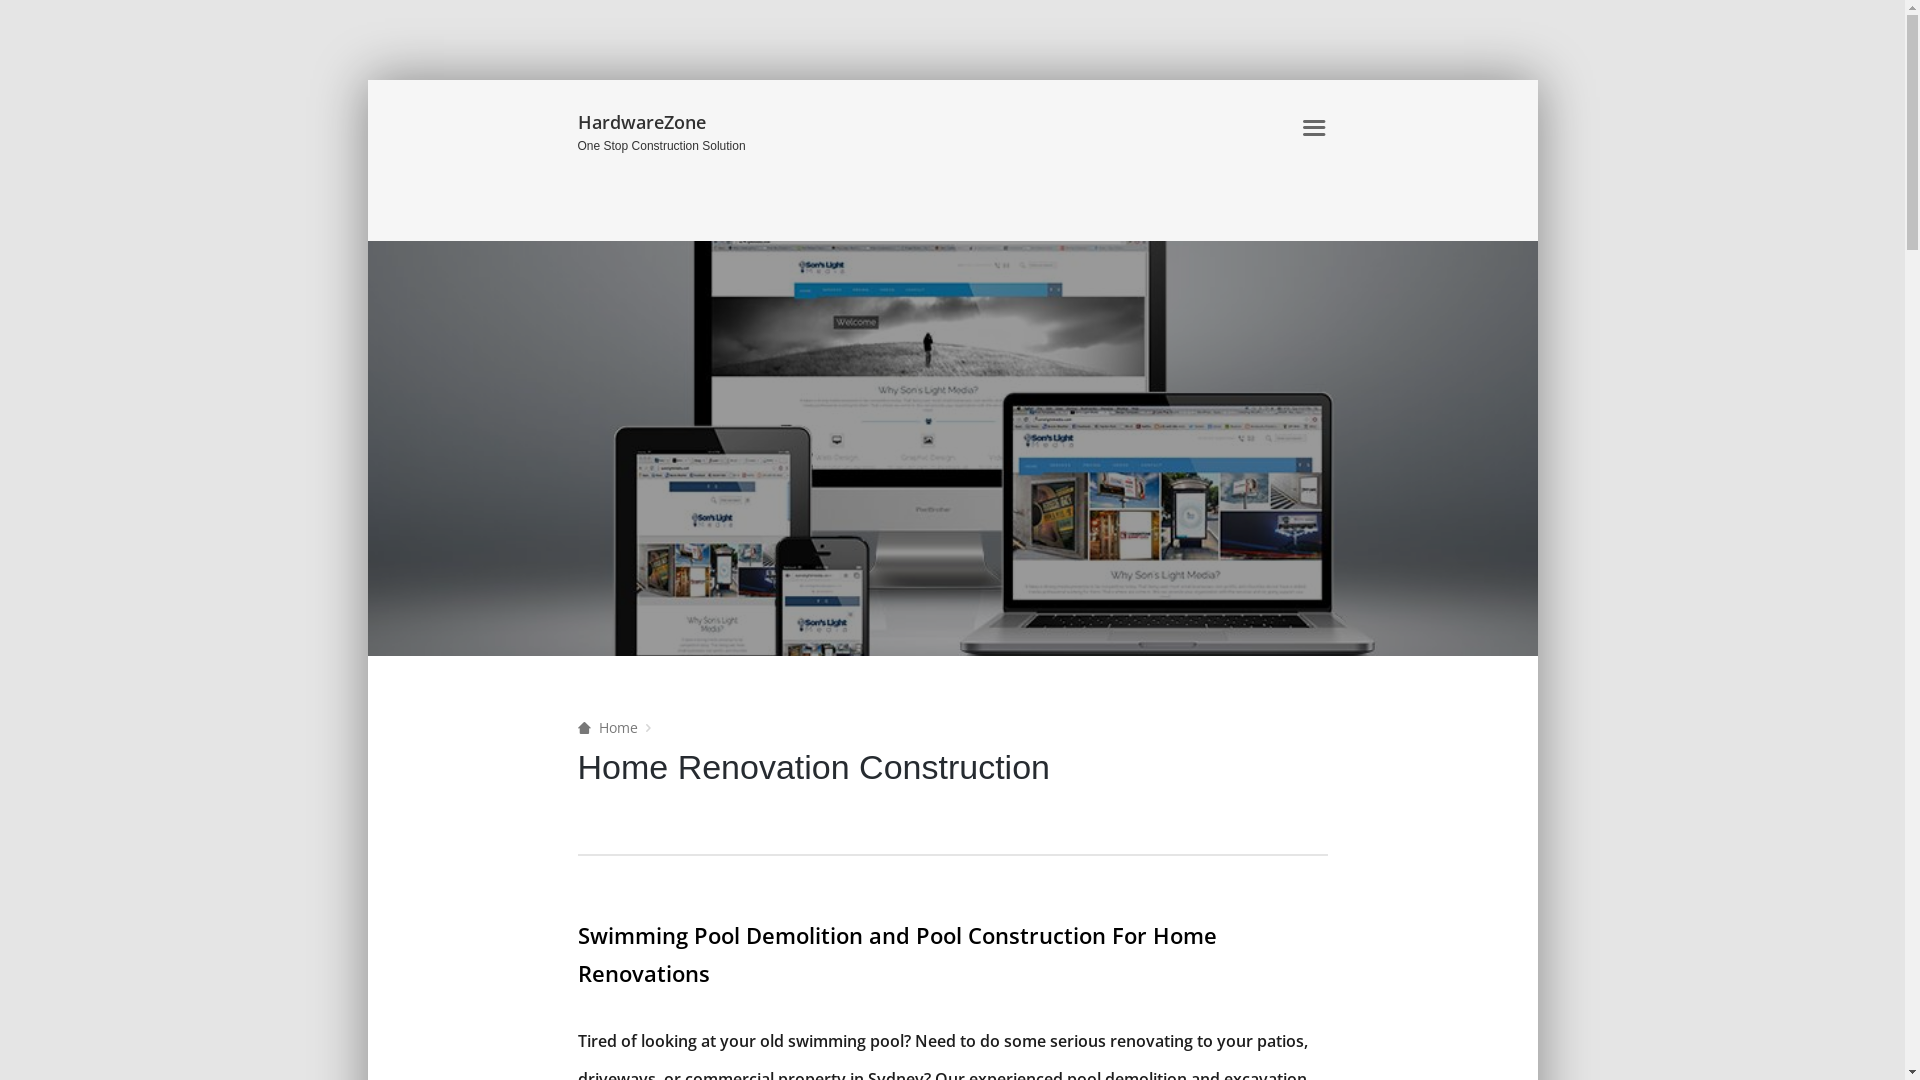  Describe the element at coordinates (695, 123) in the screenshot. I see `'HardwareZone'` at that location.